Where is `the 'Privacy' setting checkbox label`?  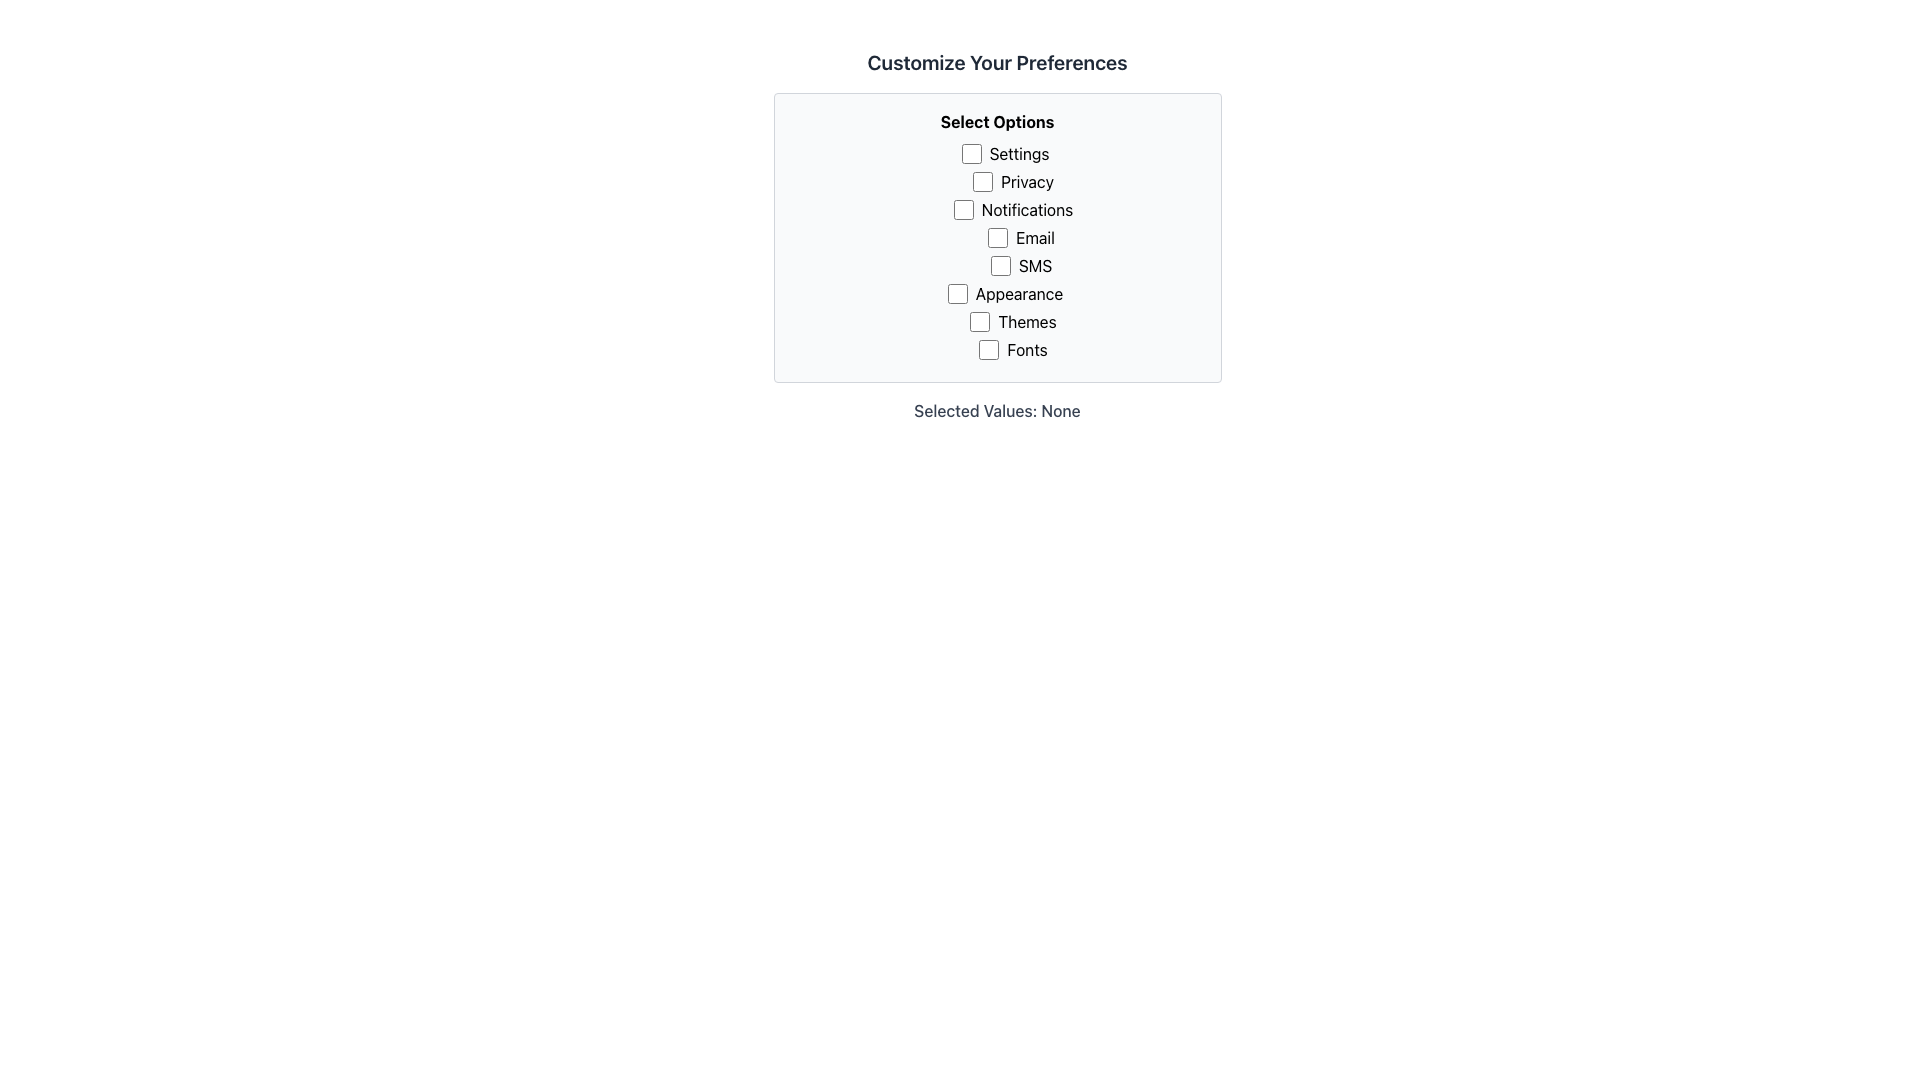 the 'Privacy' setting checkbox label is located at coordinates (1013, 184).